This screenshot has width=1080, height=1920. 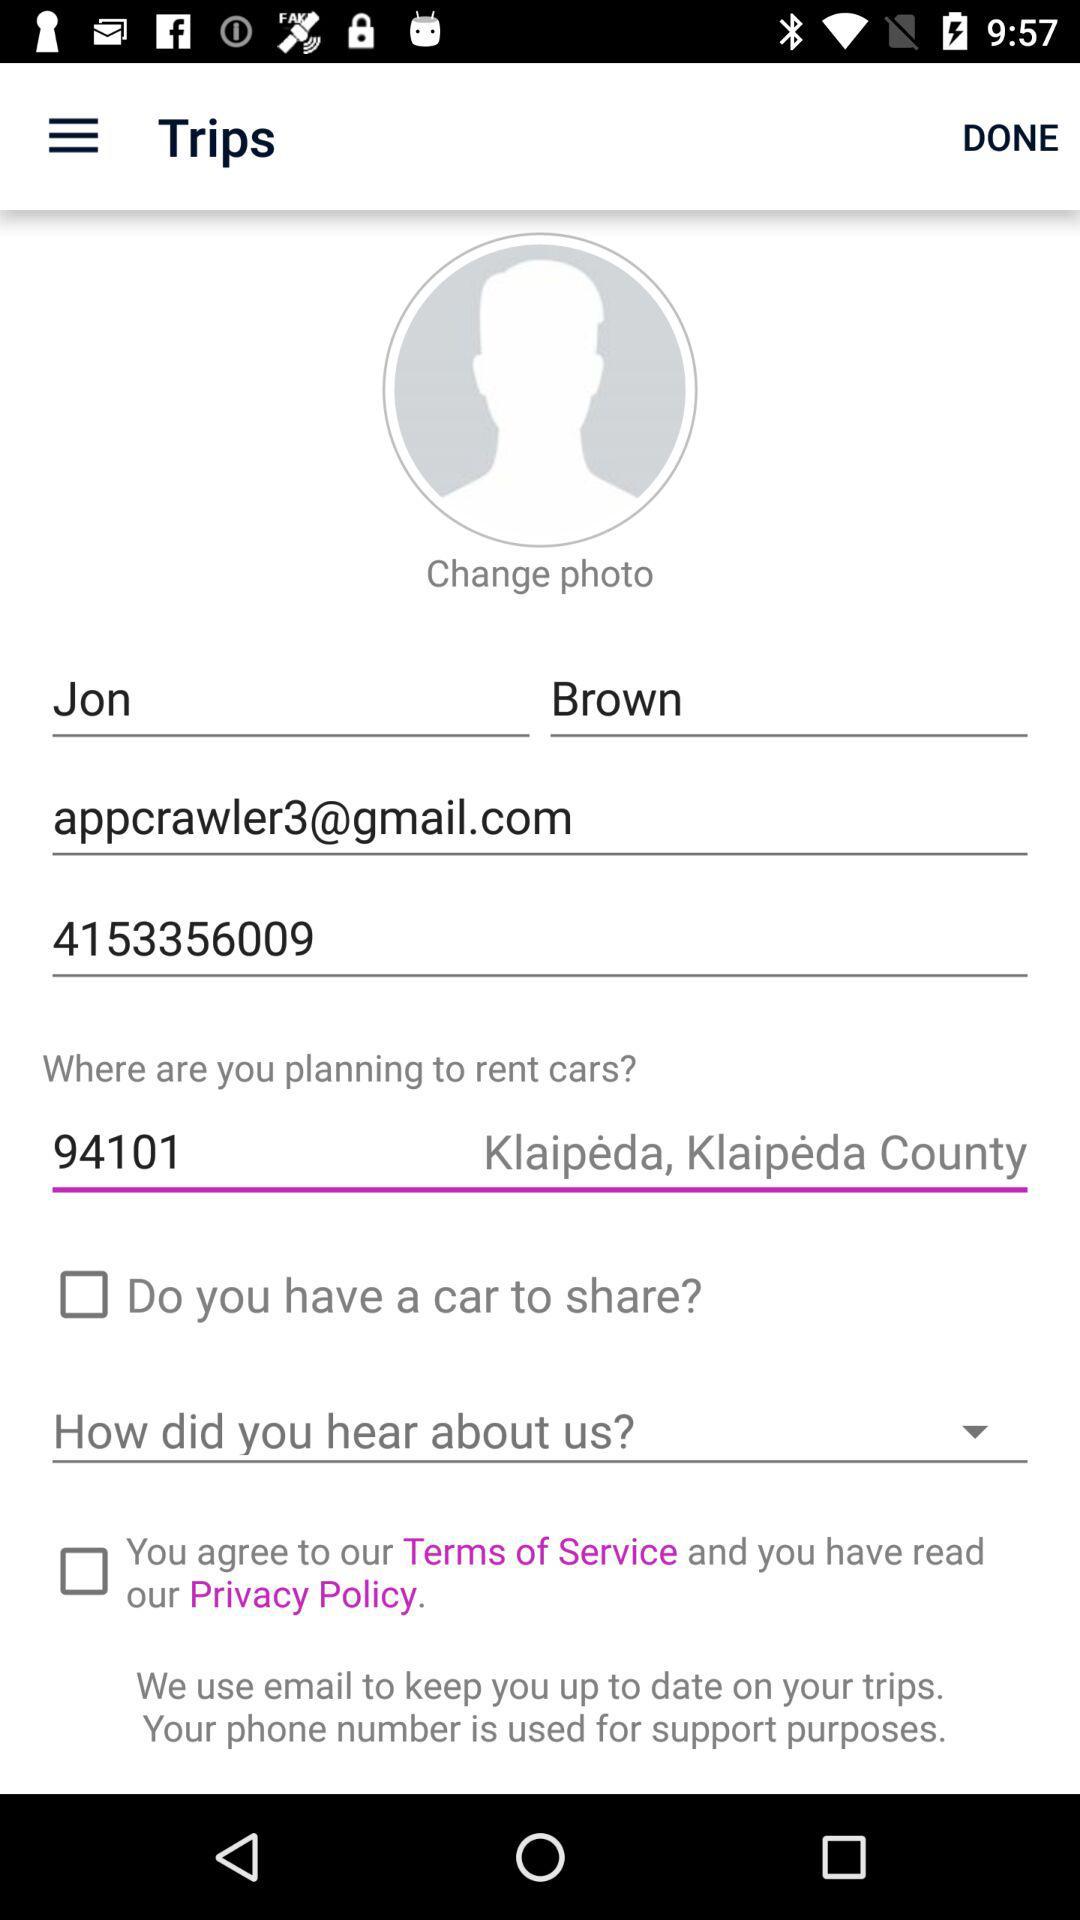 What do you see at coordinates (788, 698) in the screenshot?
I see `the brown` at bounding box center [788, 698].